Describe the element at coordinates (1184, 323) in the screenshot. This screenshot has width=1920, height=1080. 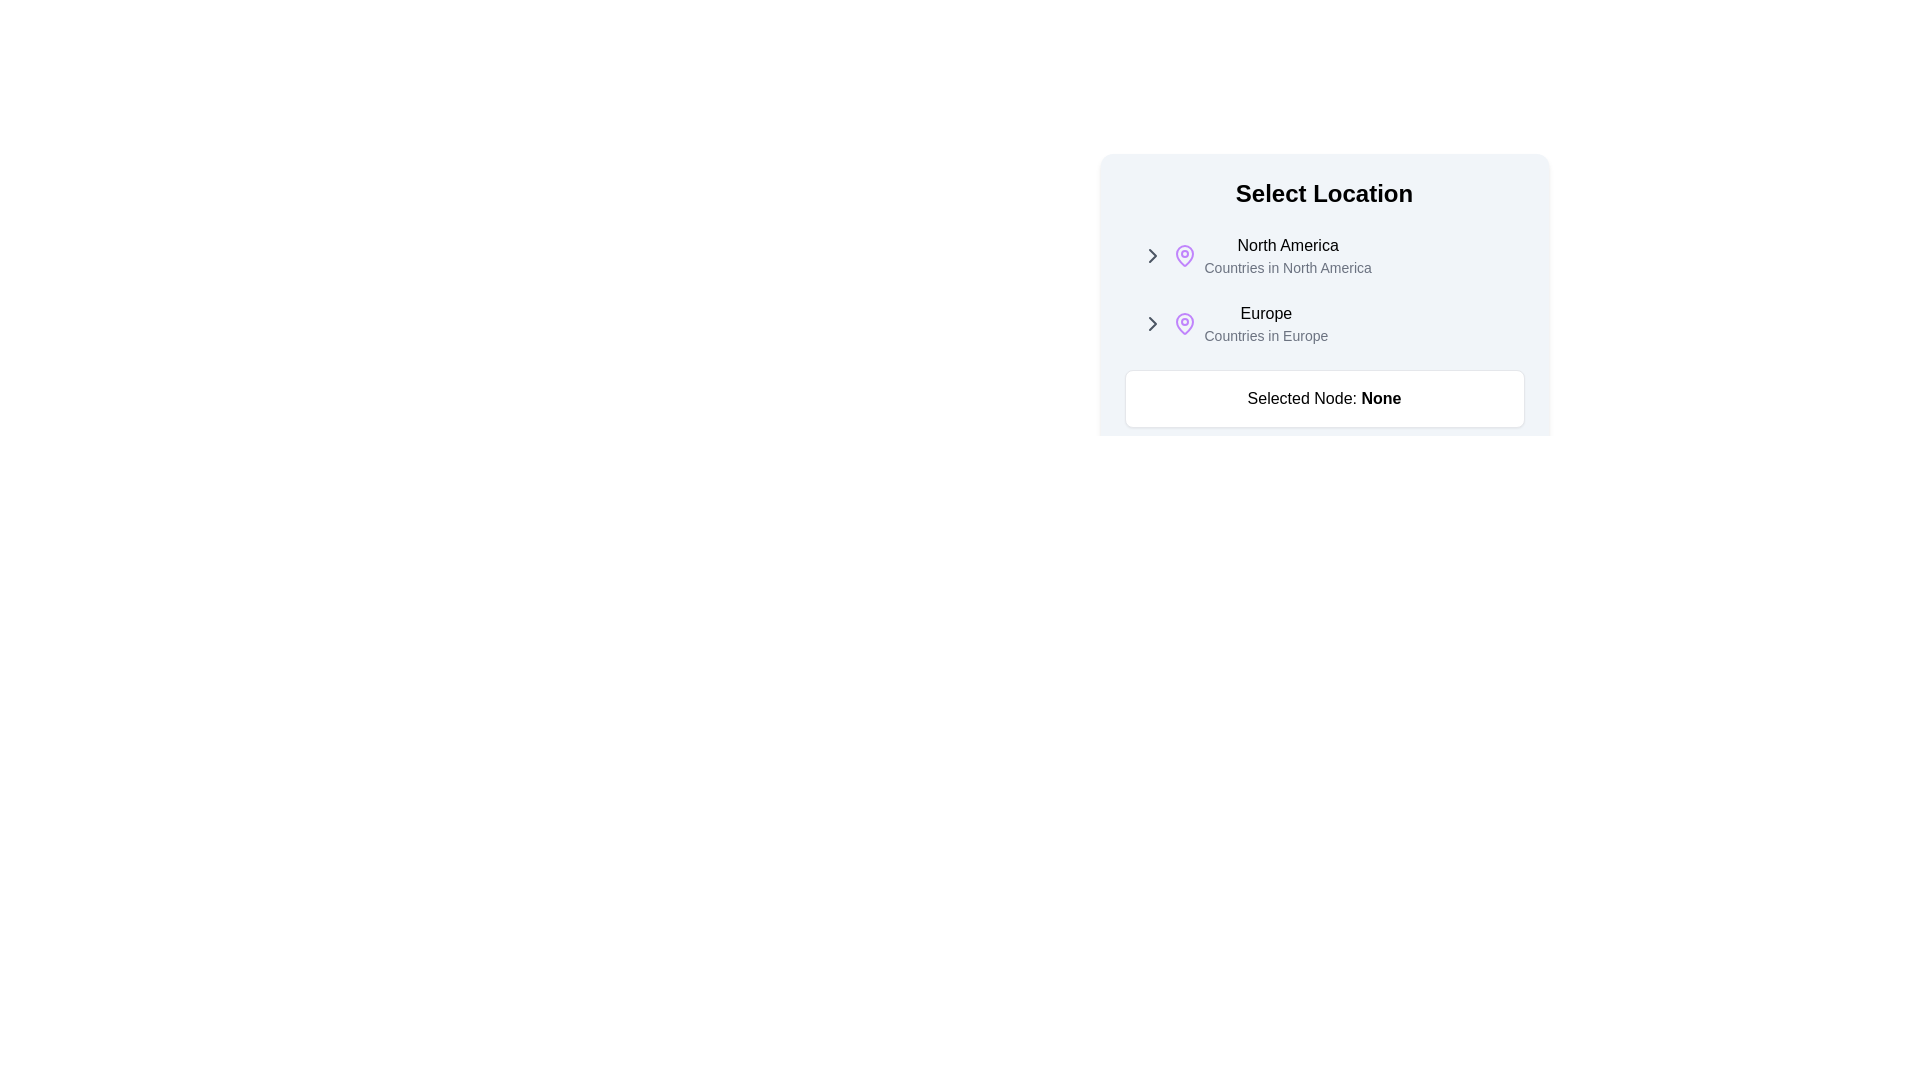
I see `the geographical location icon positioned to the left of the 'Europe' entry under the 'Select Location' header` at that location.